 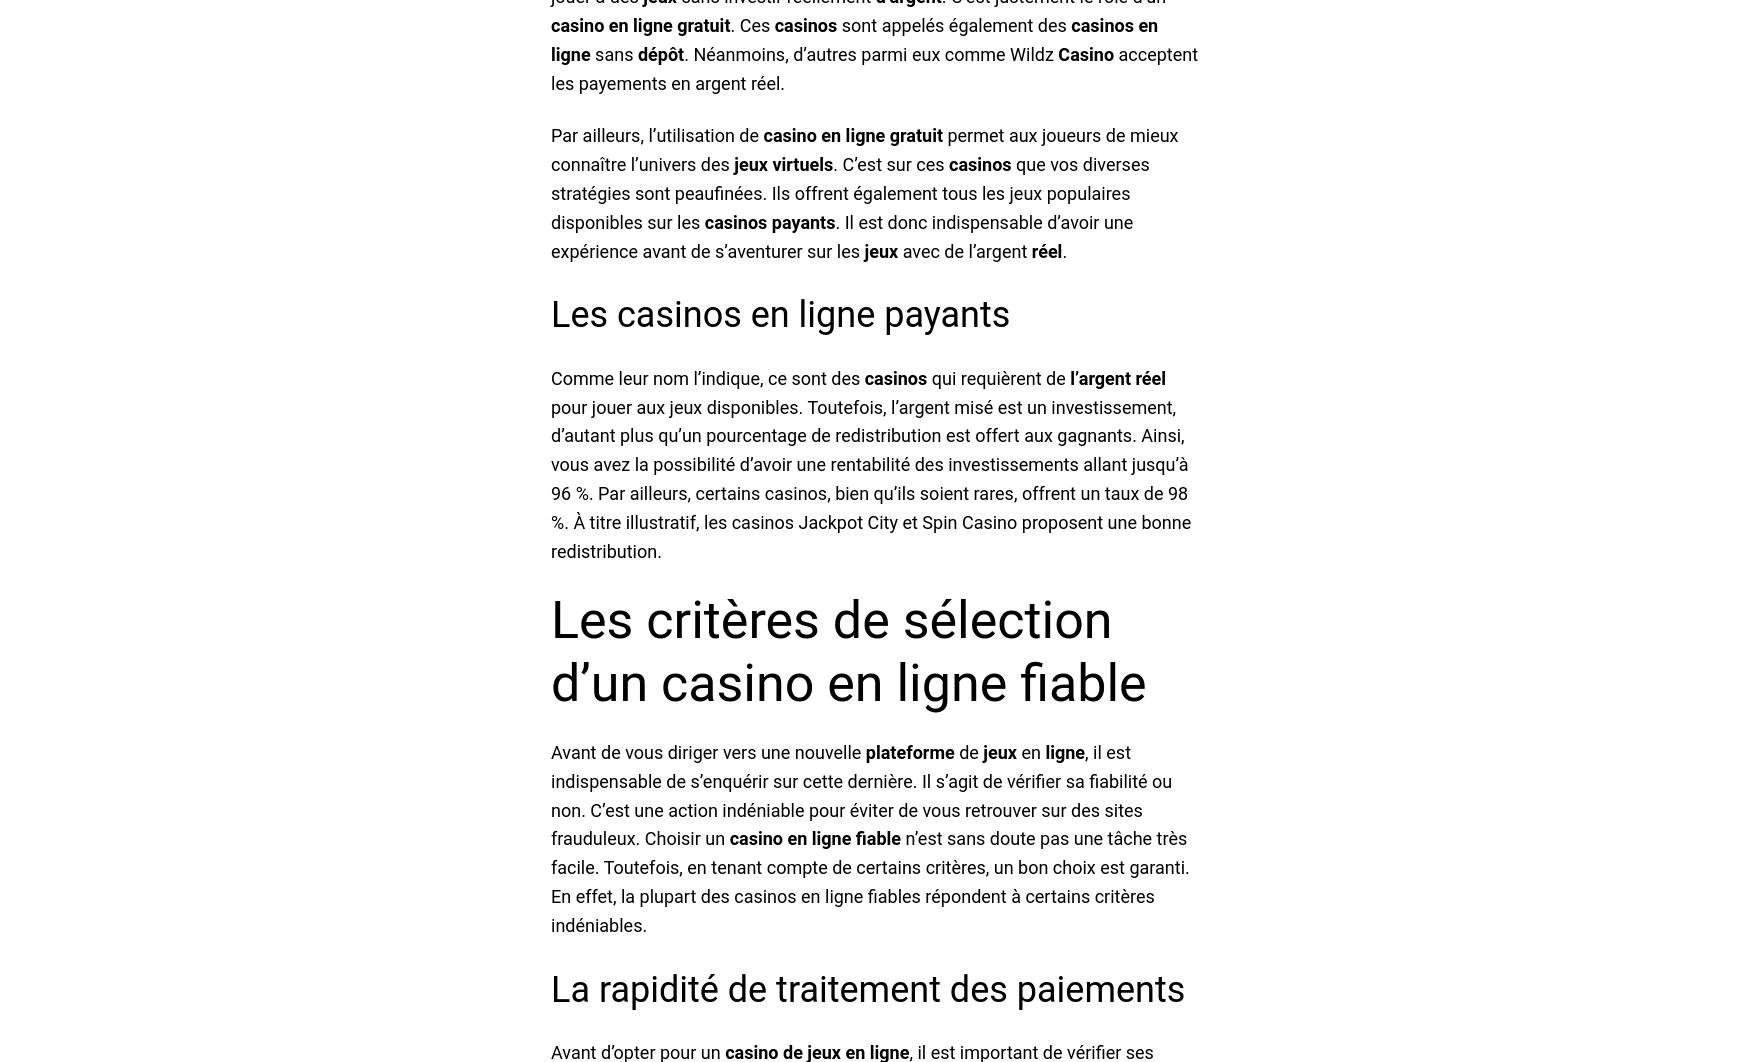 What do you see at coordinates (550, 988) in the screenshot?
I see `'La rapidité de traitement des paiements'` at bounding box center [550, 988].